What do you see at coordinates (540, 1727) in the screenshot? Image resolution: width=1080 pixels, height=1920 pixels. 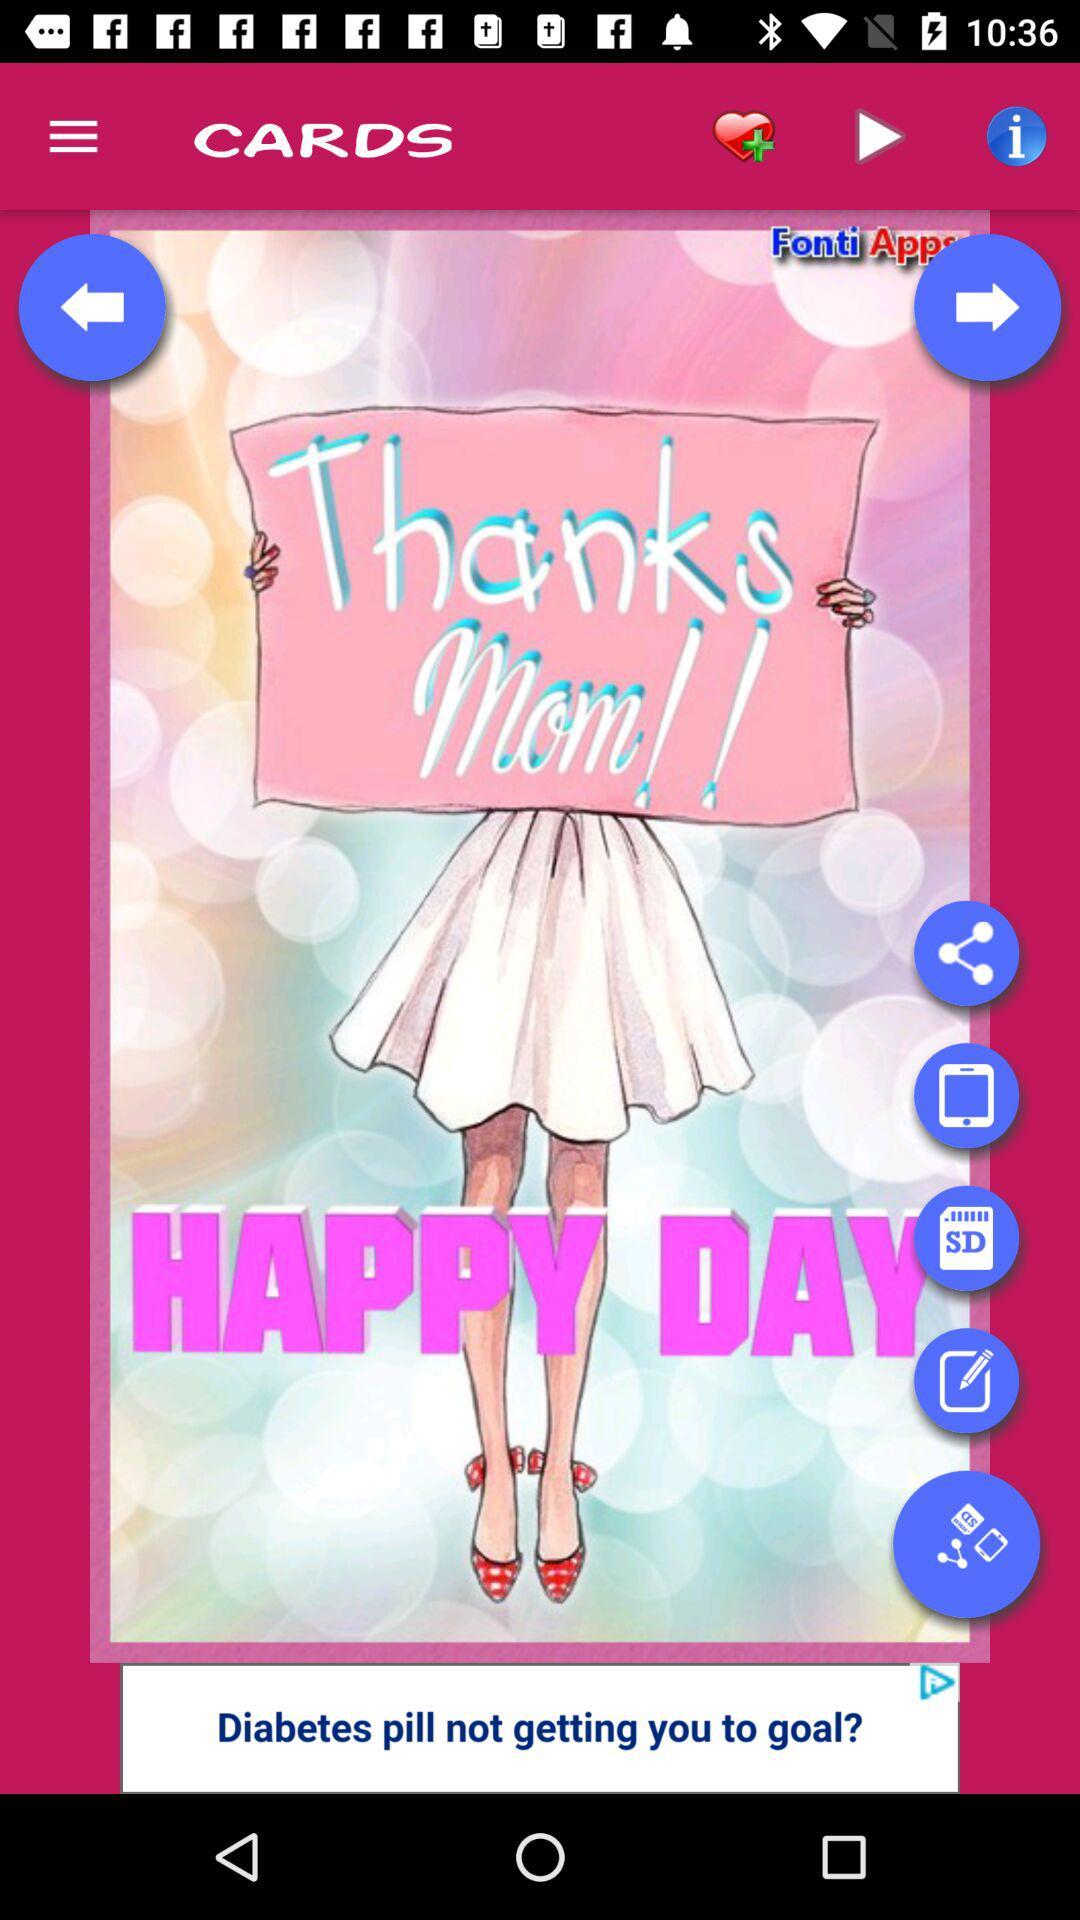 I see `click on advertisement` at bounding box center [540, 1727].